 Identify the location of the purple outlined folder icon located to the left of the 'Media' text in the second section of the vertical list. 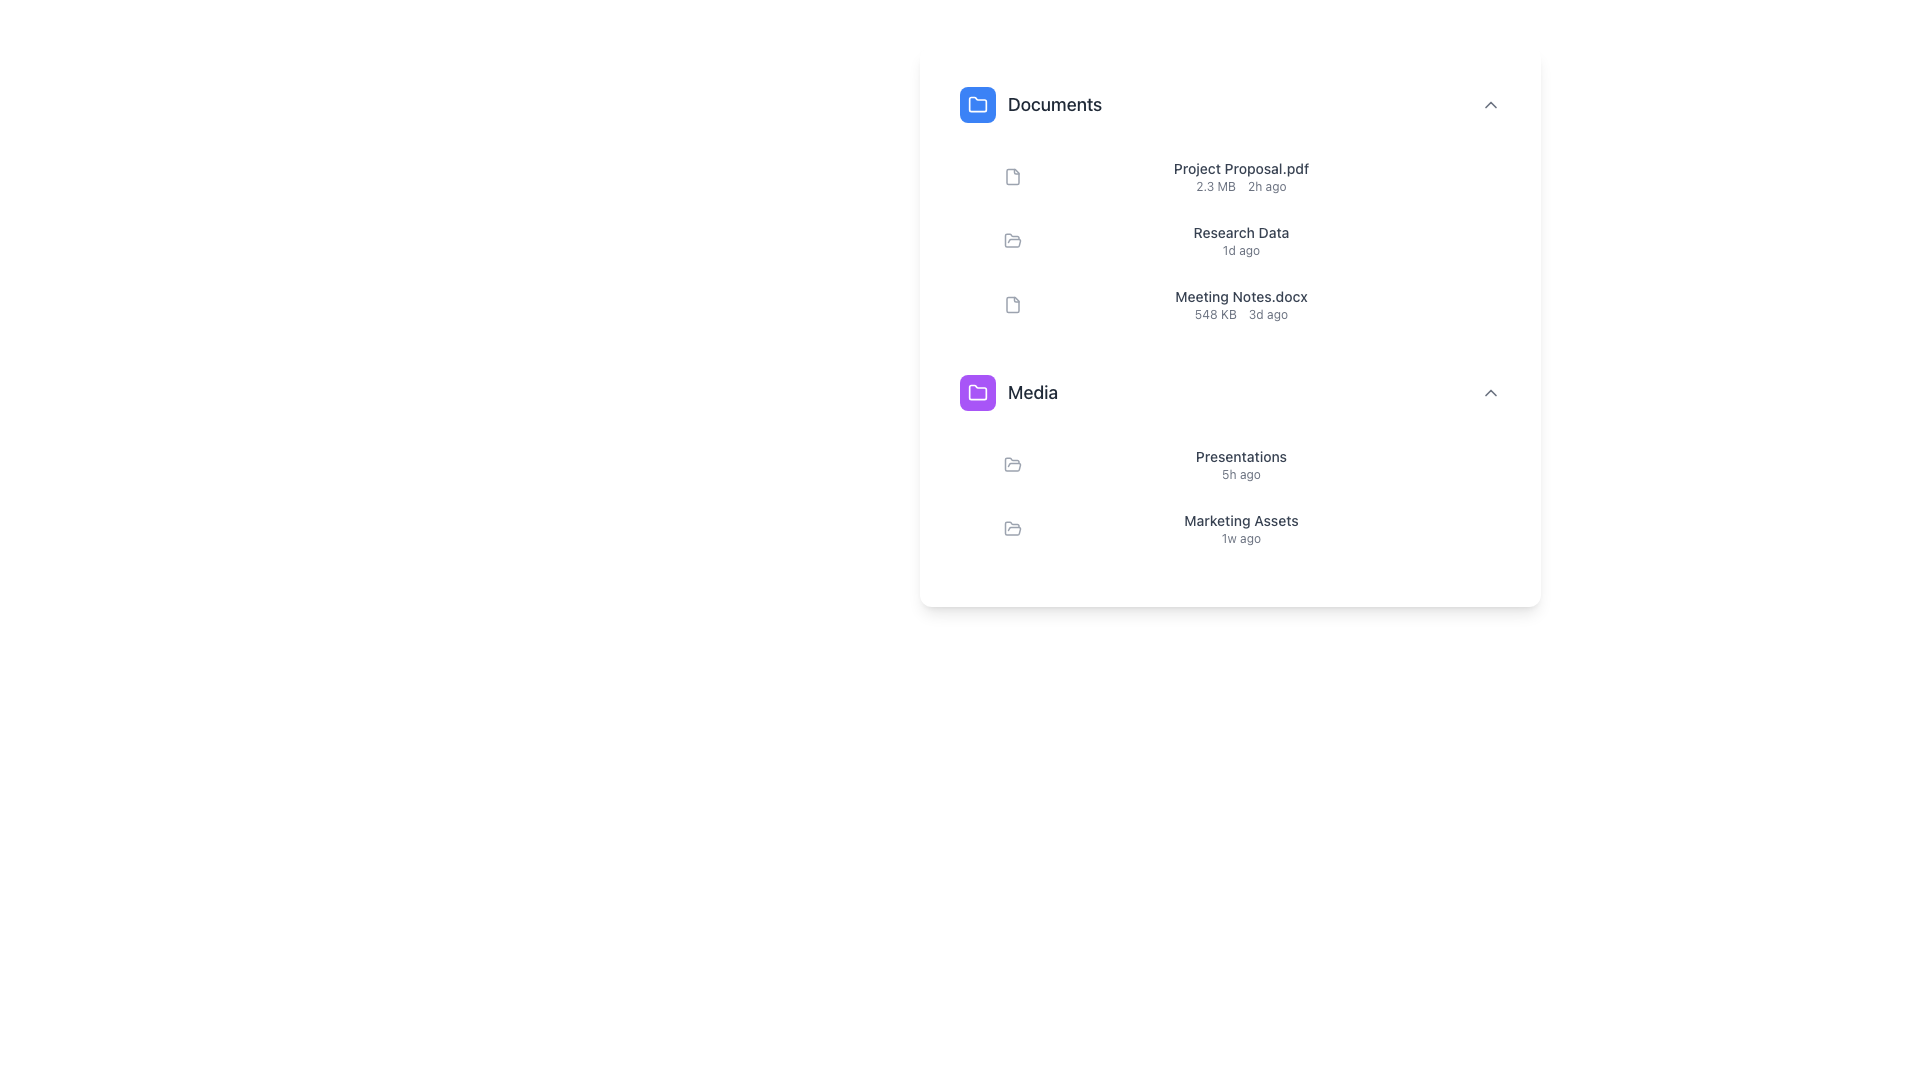
(978, 392).